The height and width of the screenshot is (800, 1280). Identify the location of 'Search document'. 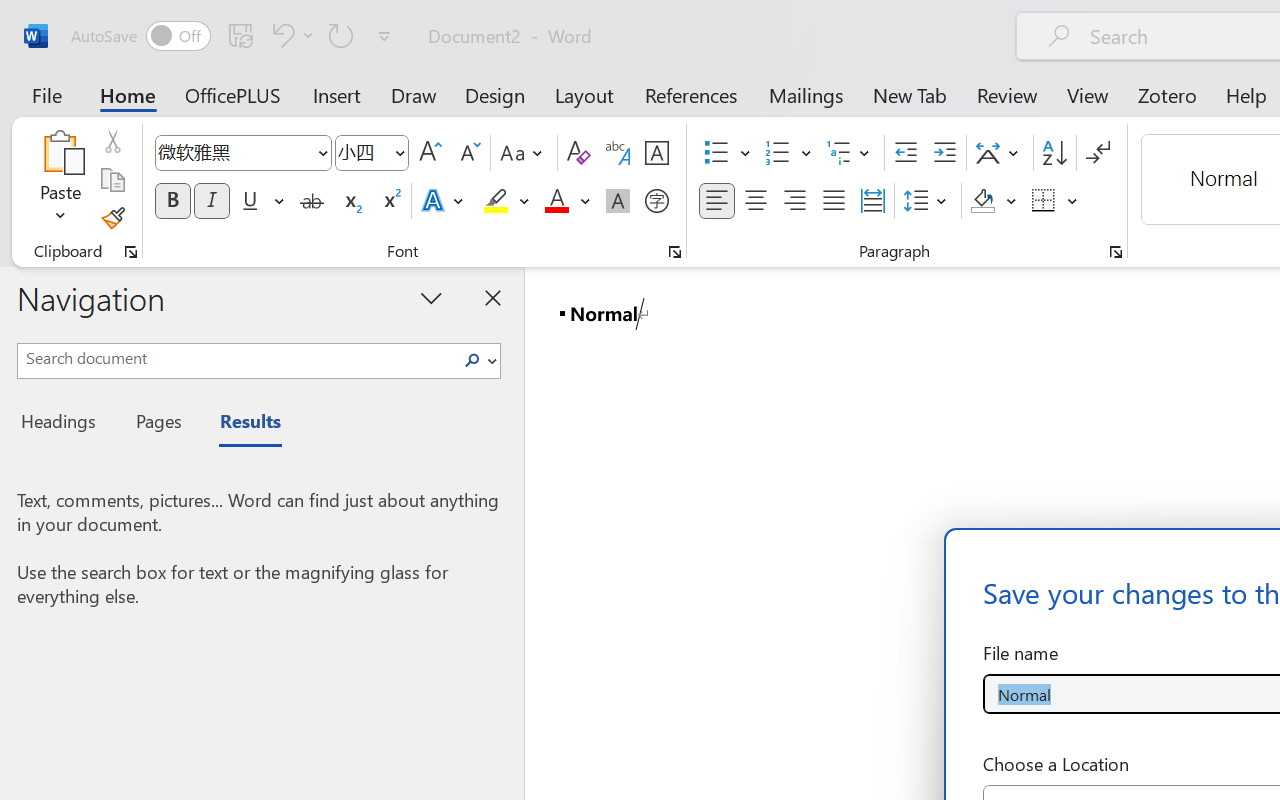
(237, 358).